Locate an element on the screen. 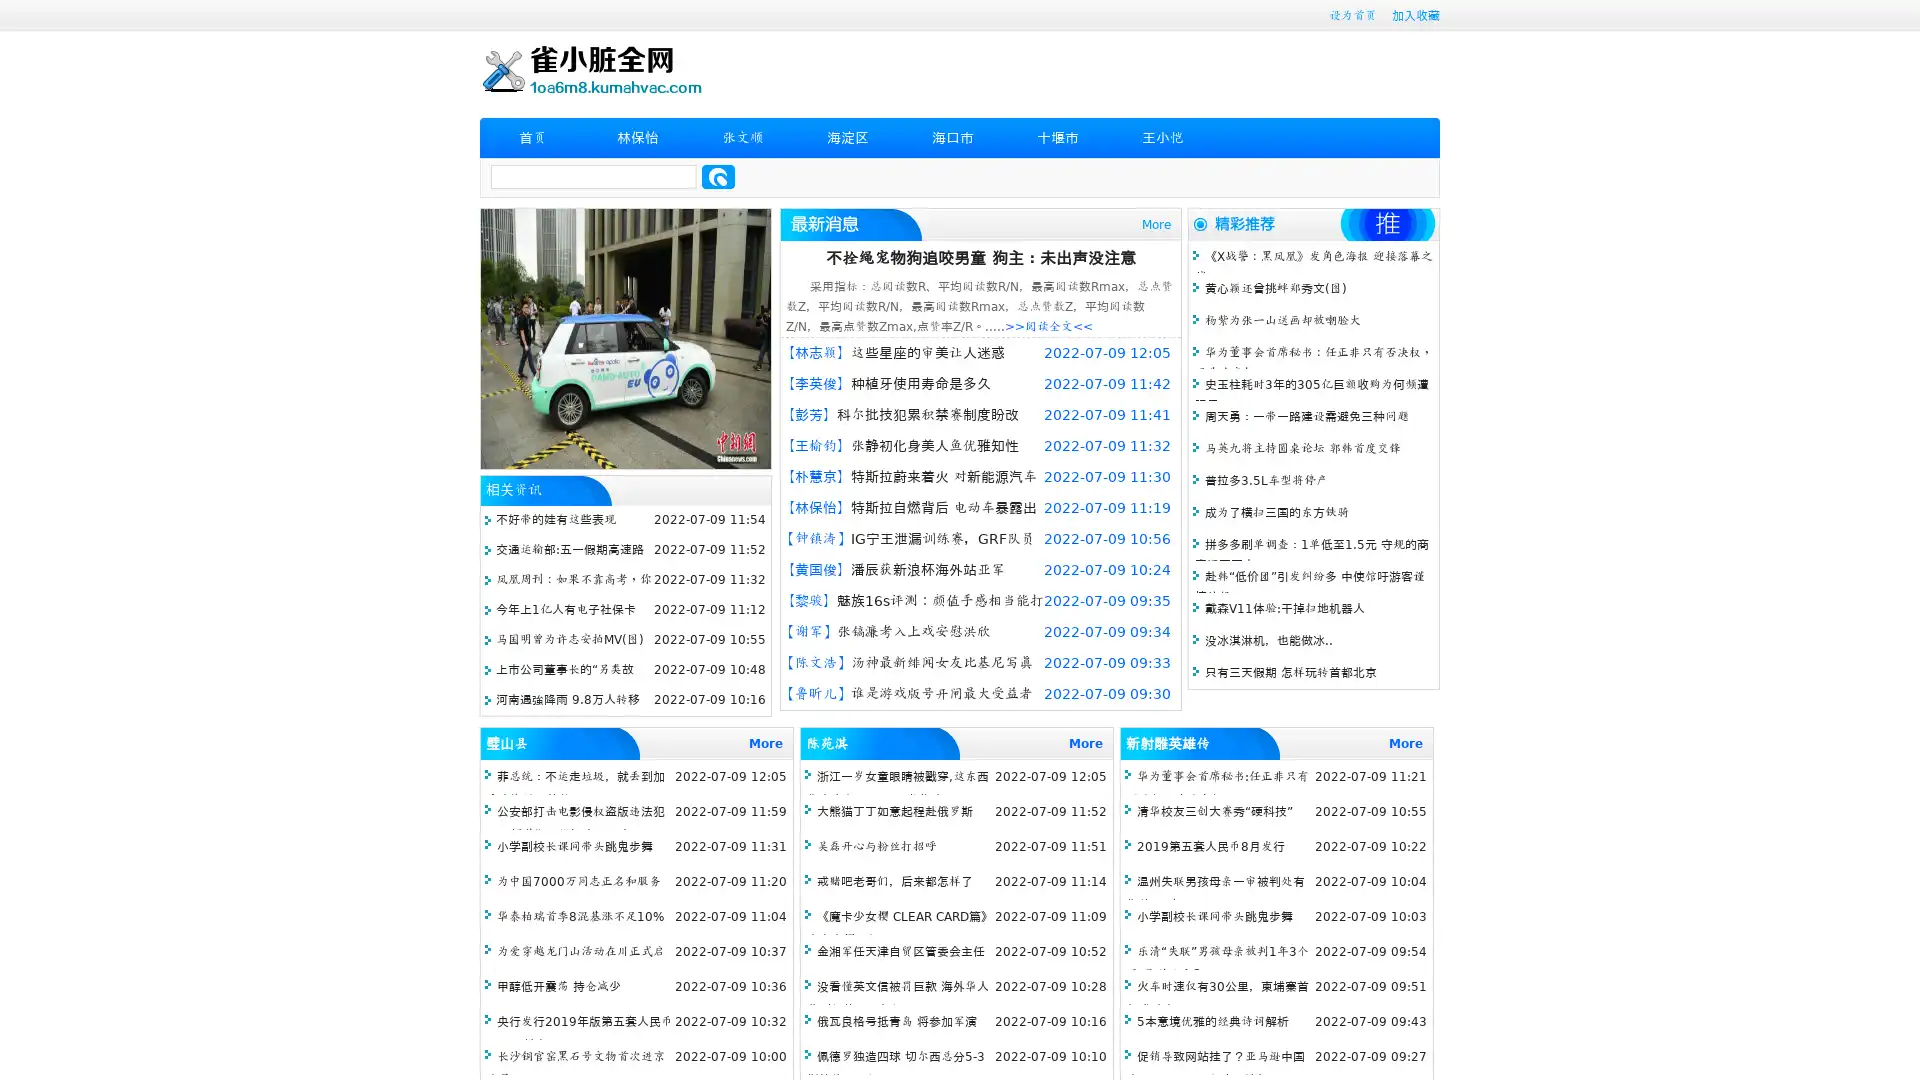 The height and width of the screenshot is (1080, 1920). Search is located at coordinates (718, 176).